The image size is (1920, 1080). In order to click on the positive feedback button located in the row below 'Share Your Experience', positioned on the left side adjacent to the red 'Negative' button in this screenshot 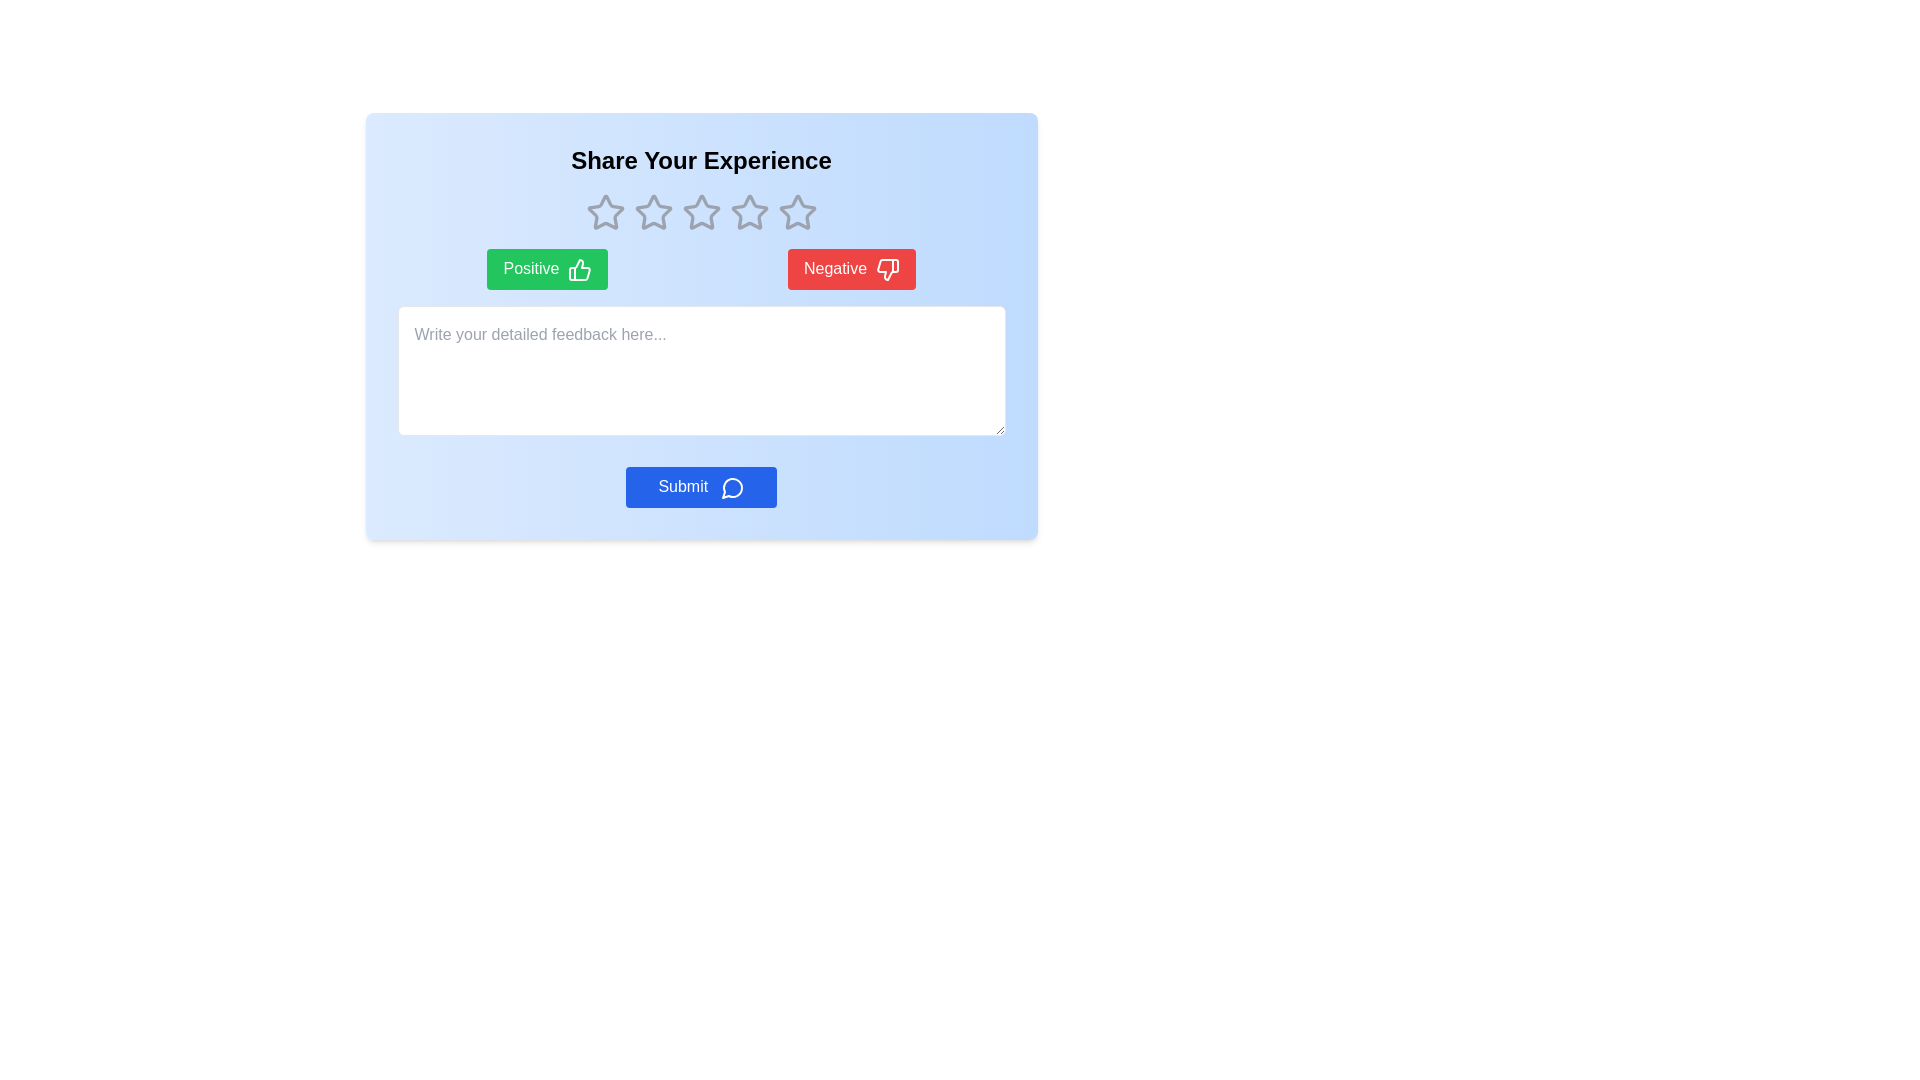, I will do `click(547, 268)`.